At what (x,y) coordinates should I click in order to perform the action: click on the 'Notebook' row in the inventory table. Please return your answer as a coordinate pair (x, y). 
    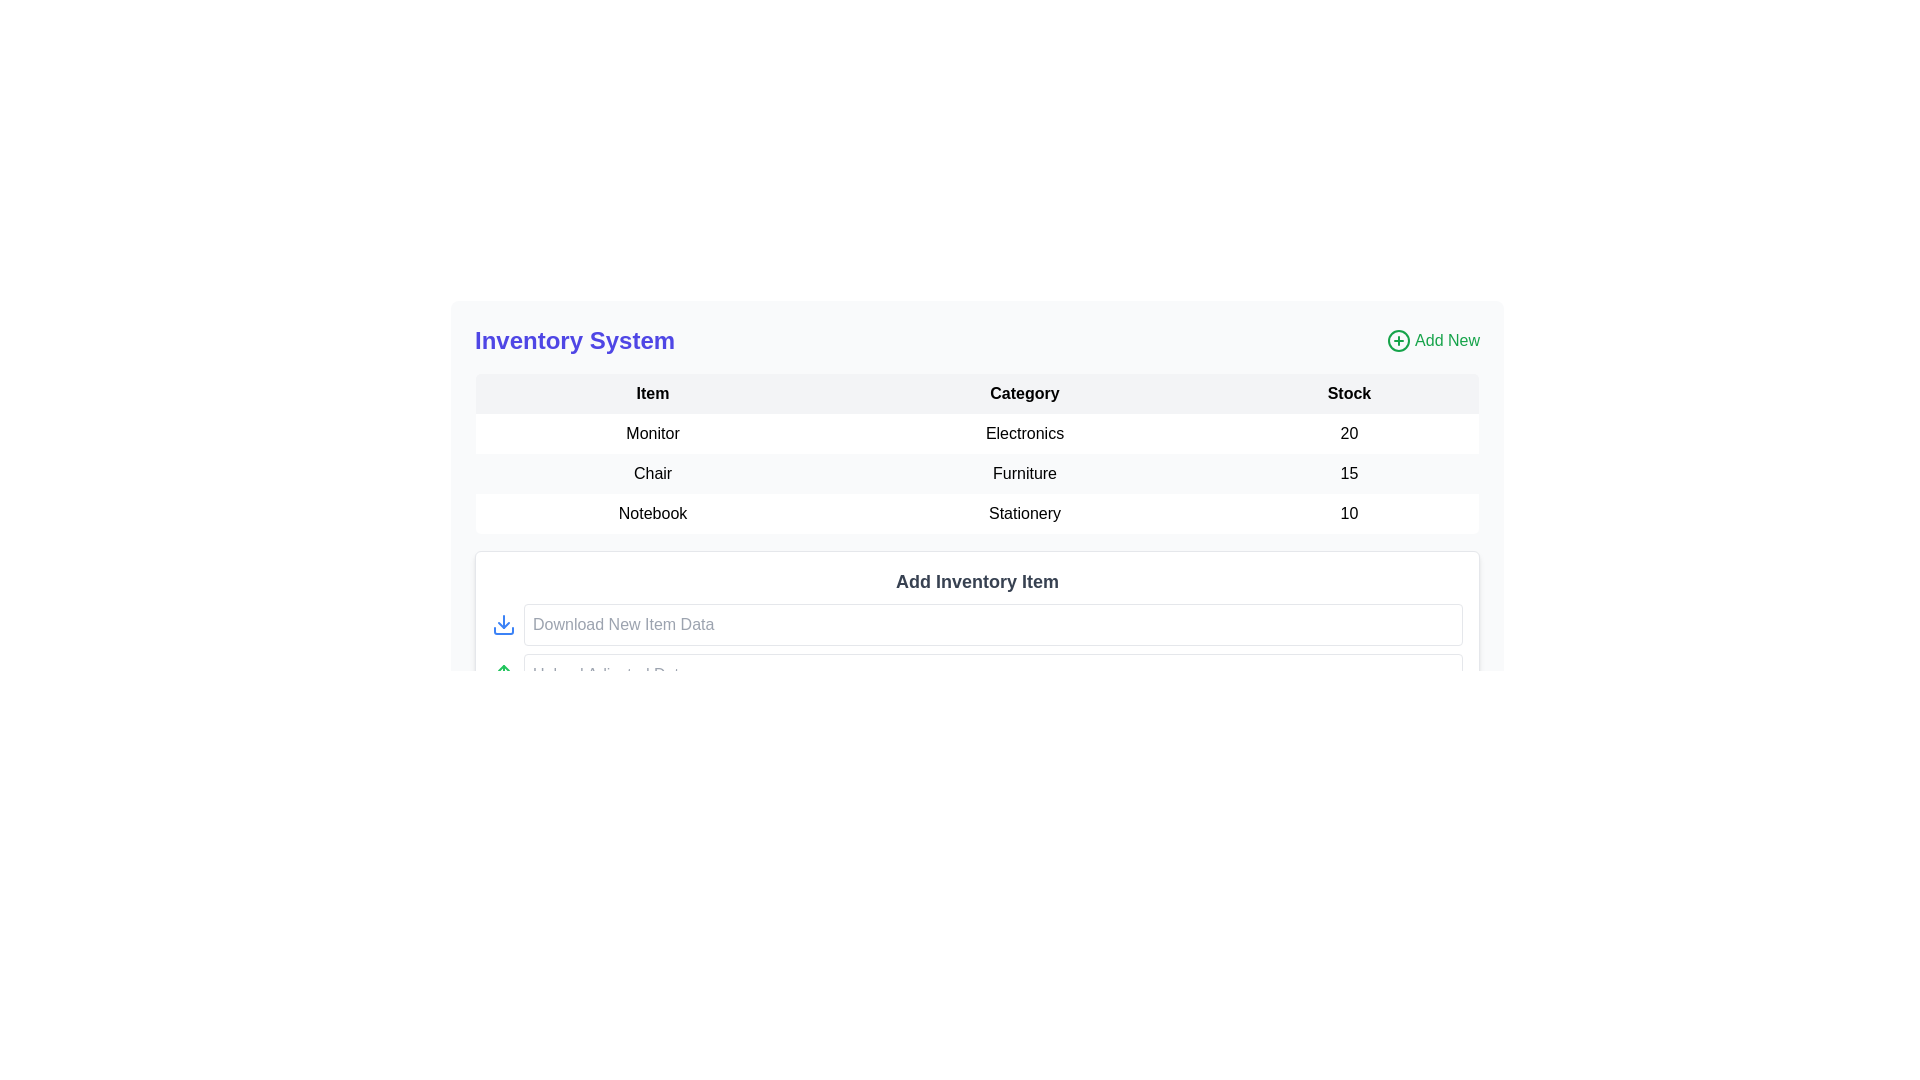
    Looking at the image, I should click on (977, 513).